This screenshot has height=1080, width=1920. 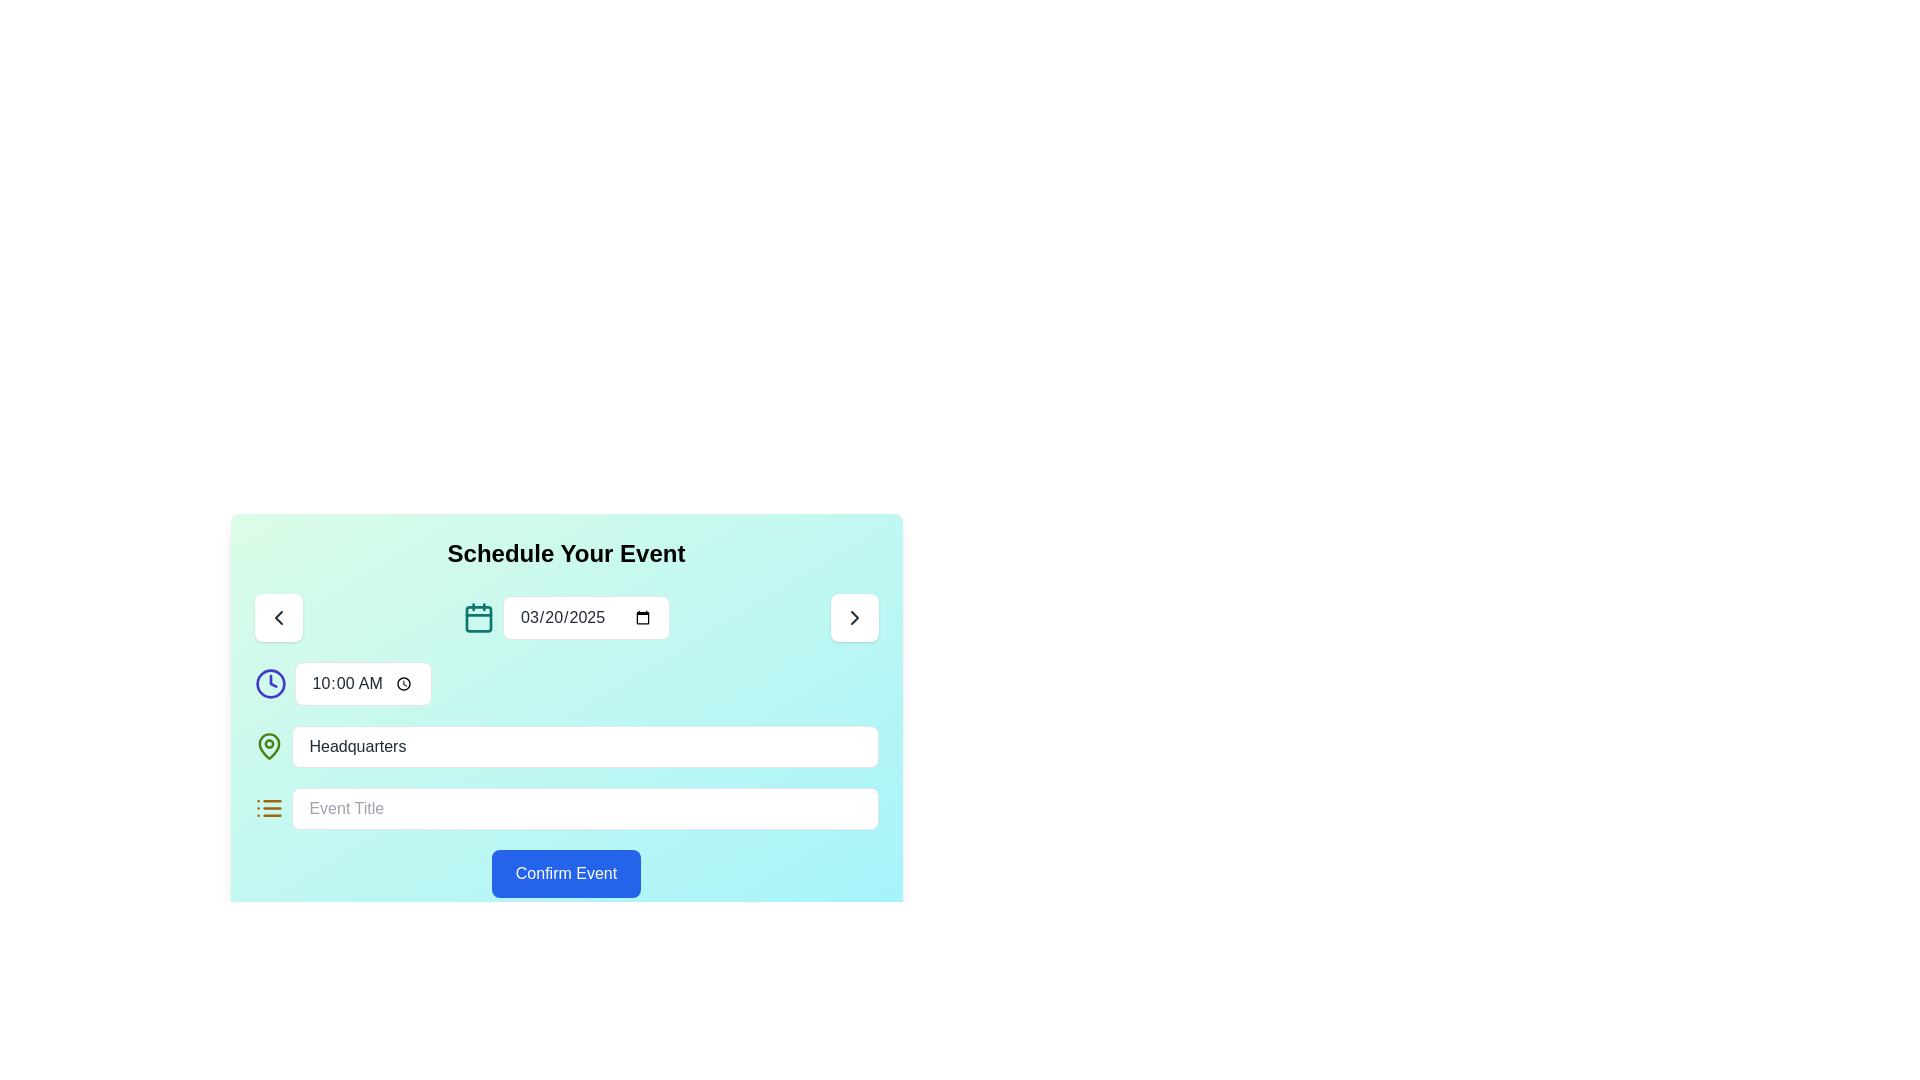 I want to click on the black leftward pointing arrow icon for the 'back' functionality located at the left side of the 'Schedule Your Event' section, so click(x=277, y=616).